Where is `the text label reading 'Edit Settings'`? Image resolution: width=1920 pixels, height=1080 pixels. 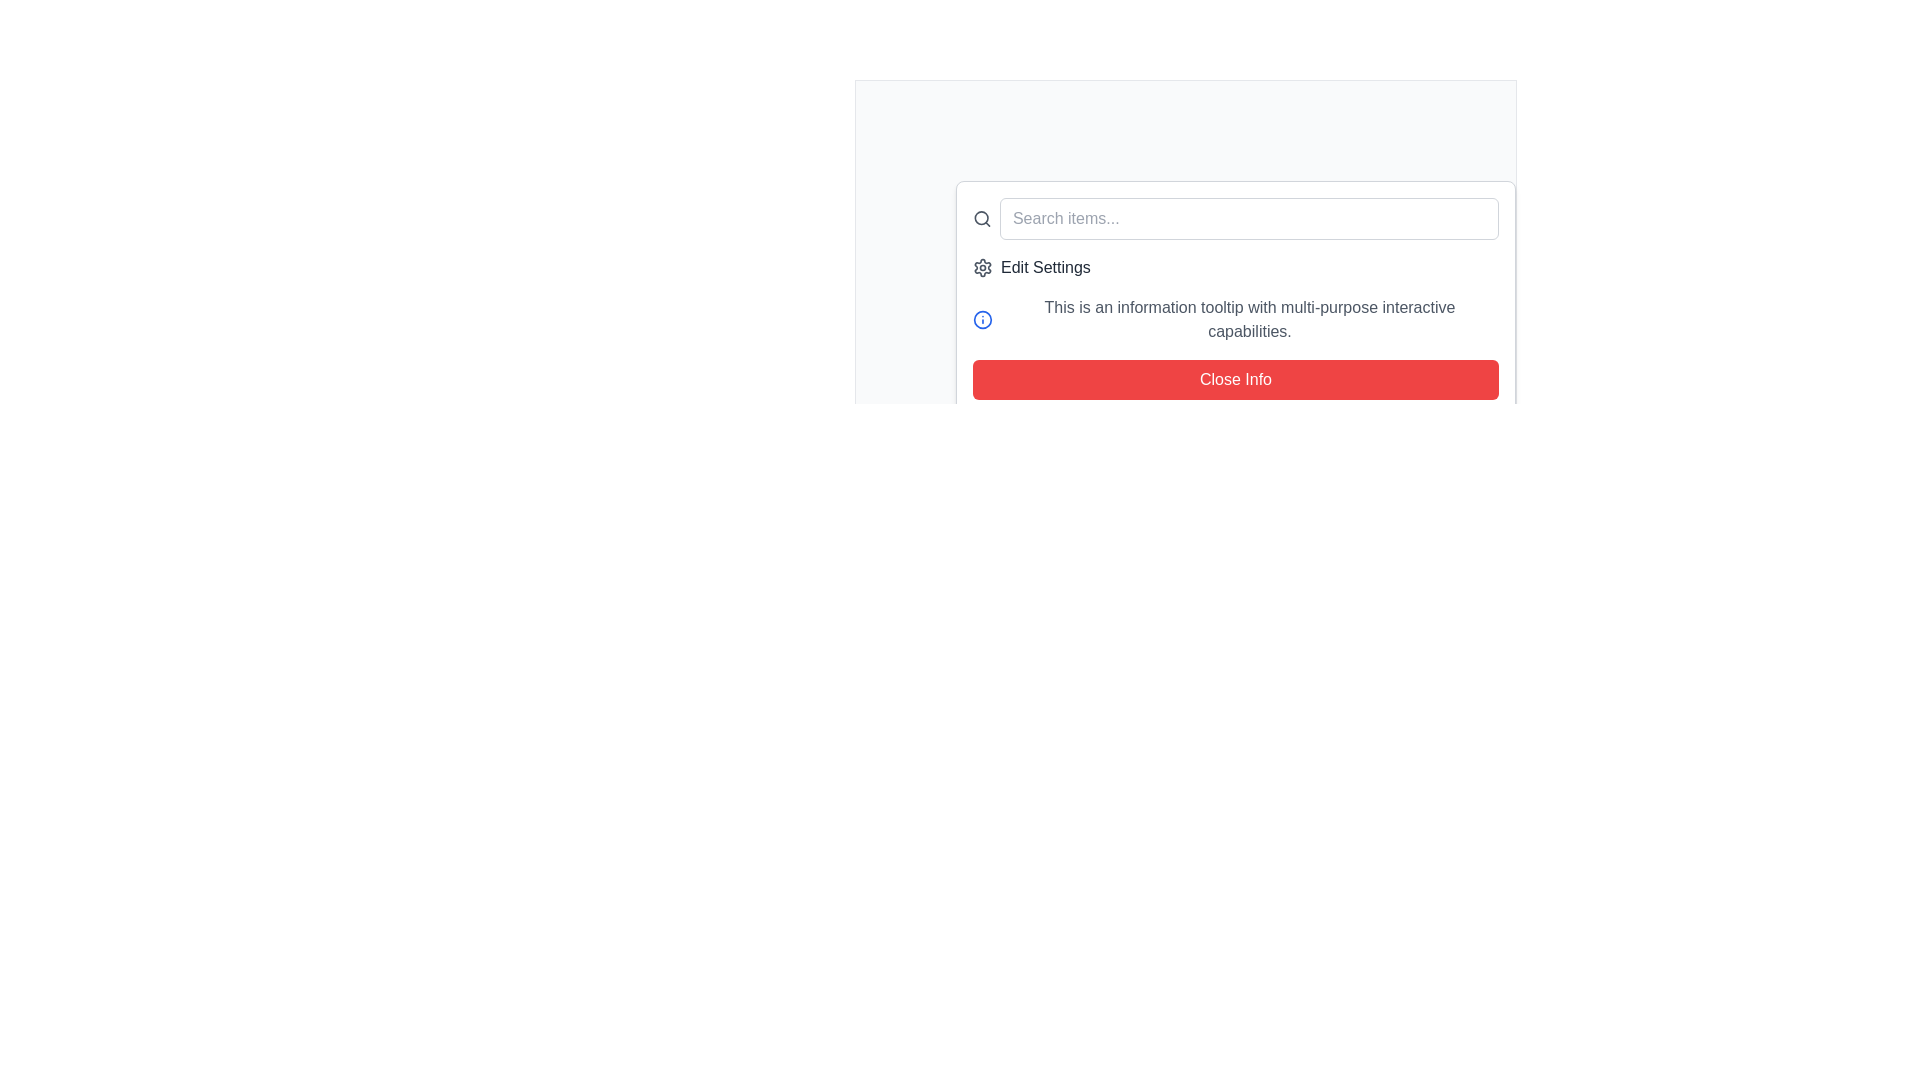 the text label reading 'Edit Settings' is located at coordinates (1044, 266).